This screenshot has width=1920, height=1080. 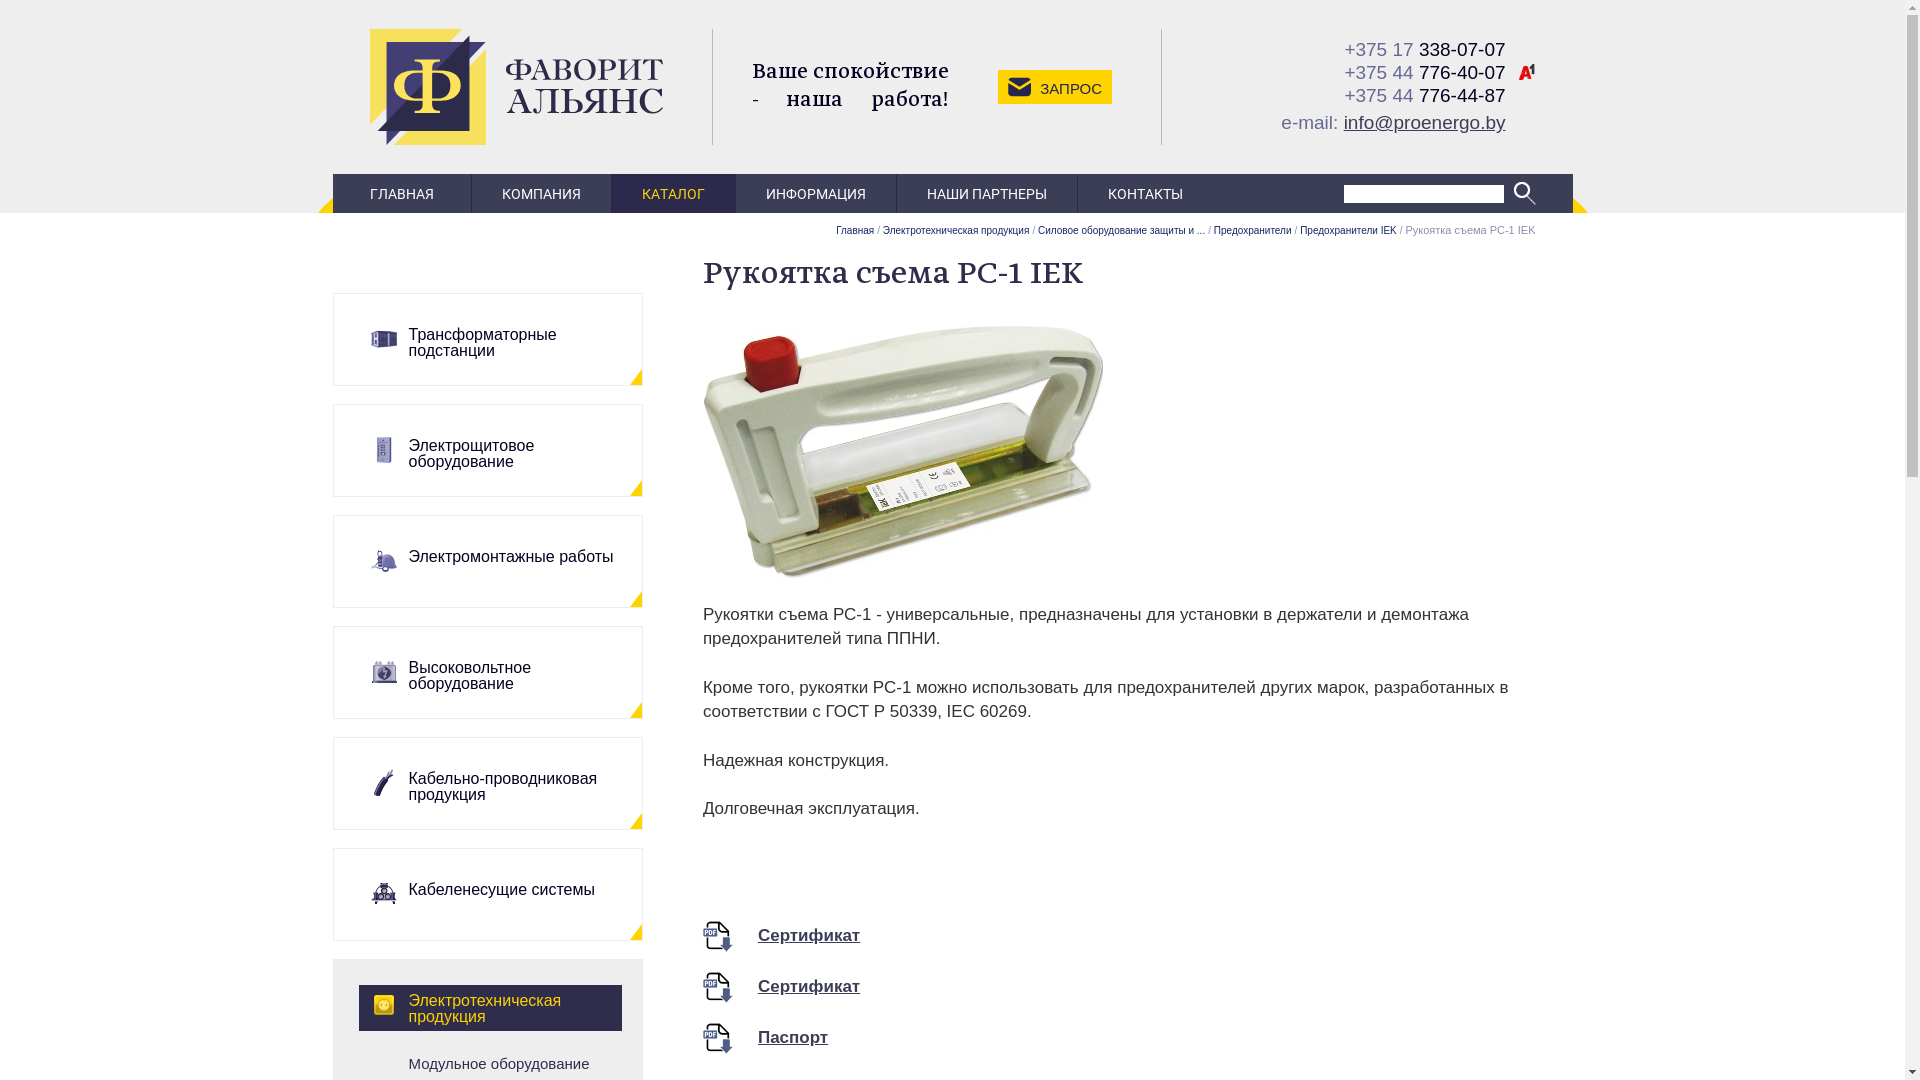 I want to click on '+375 17 338-07-07', so click(x=1423, y=48).